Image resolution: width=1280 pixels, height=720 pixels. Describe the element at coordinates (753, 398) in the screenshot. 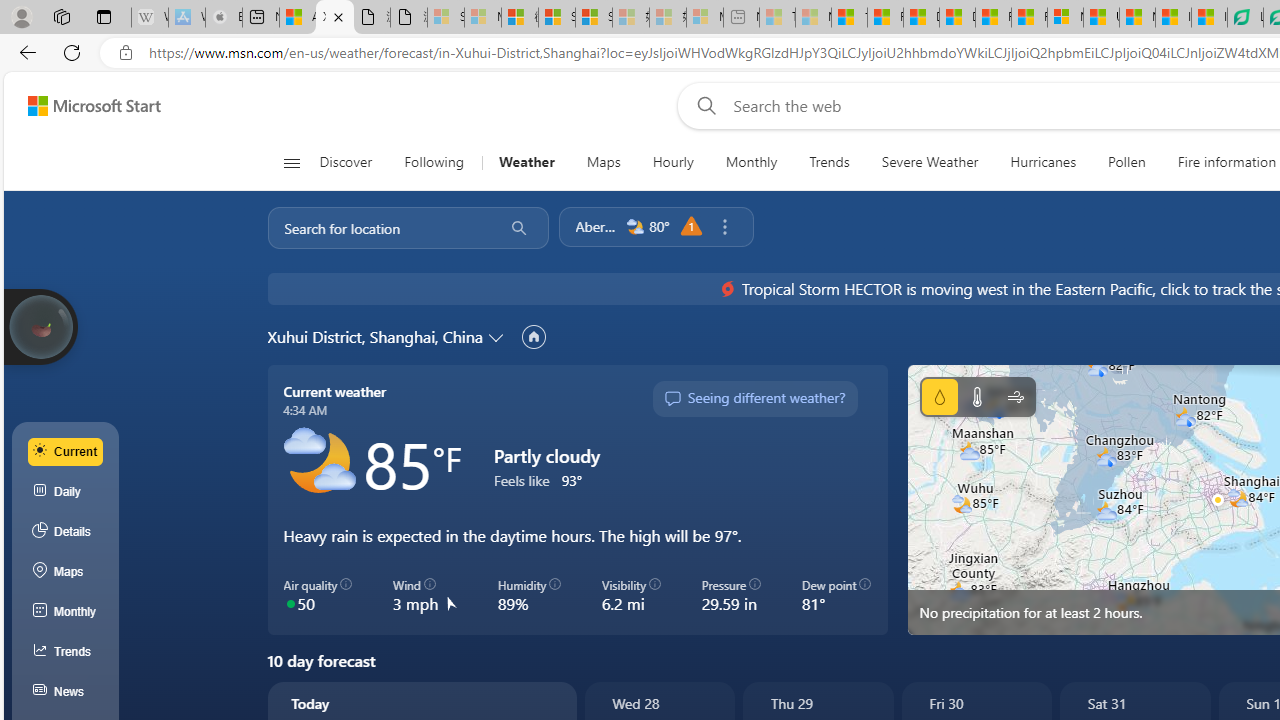

I see `'Seeing different weather?'` at that location.